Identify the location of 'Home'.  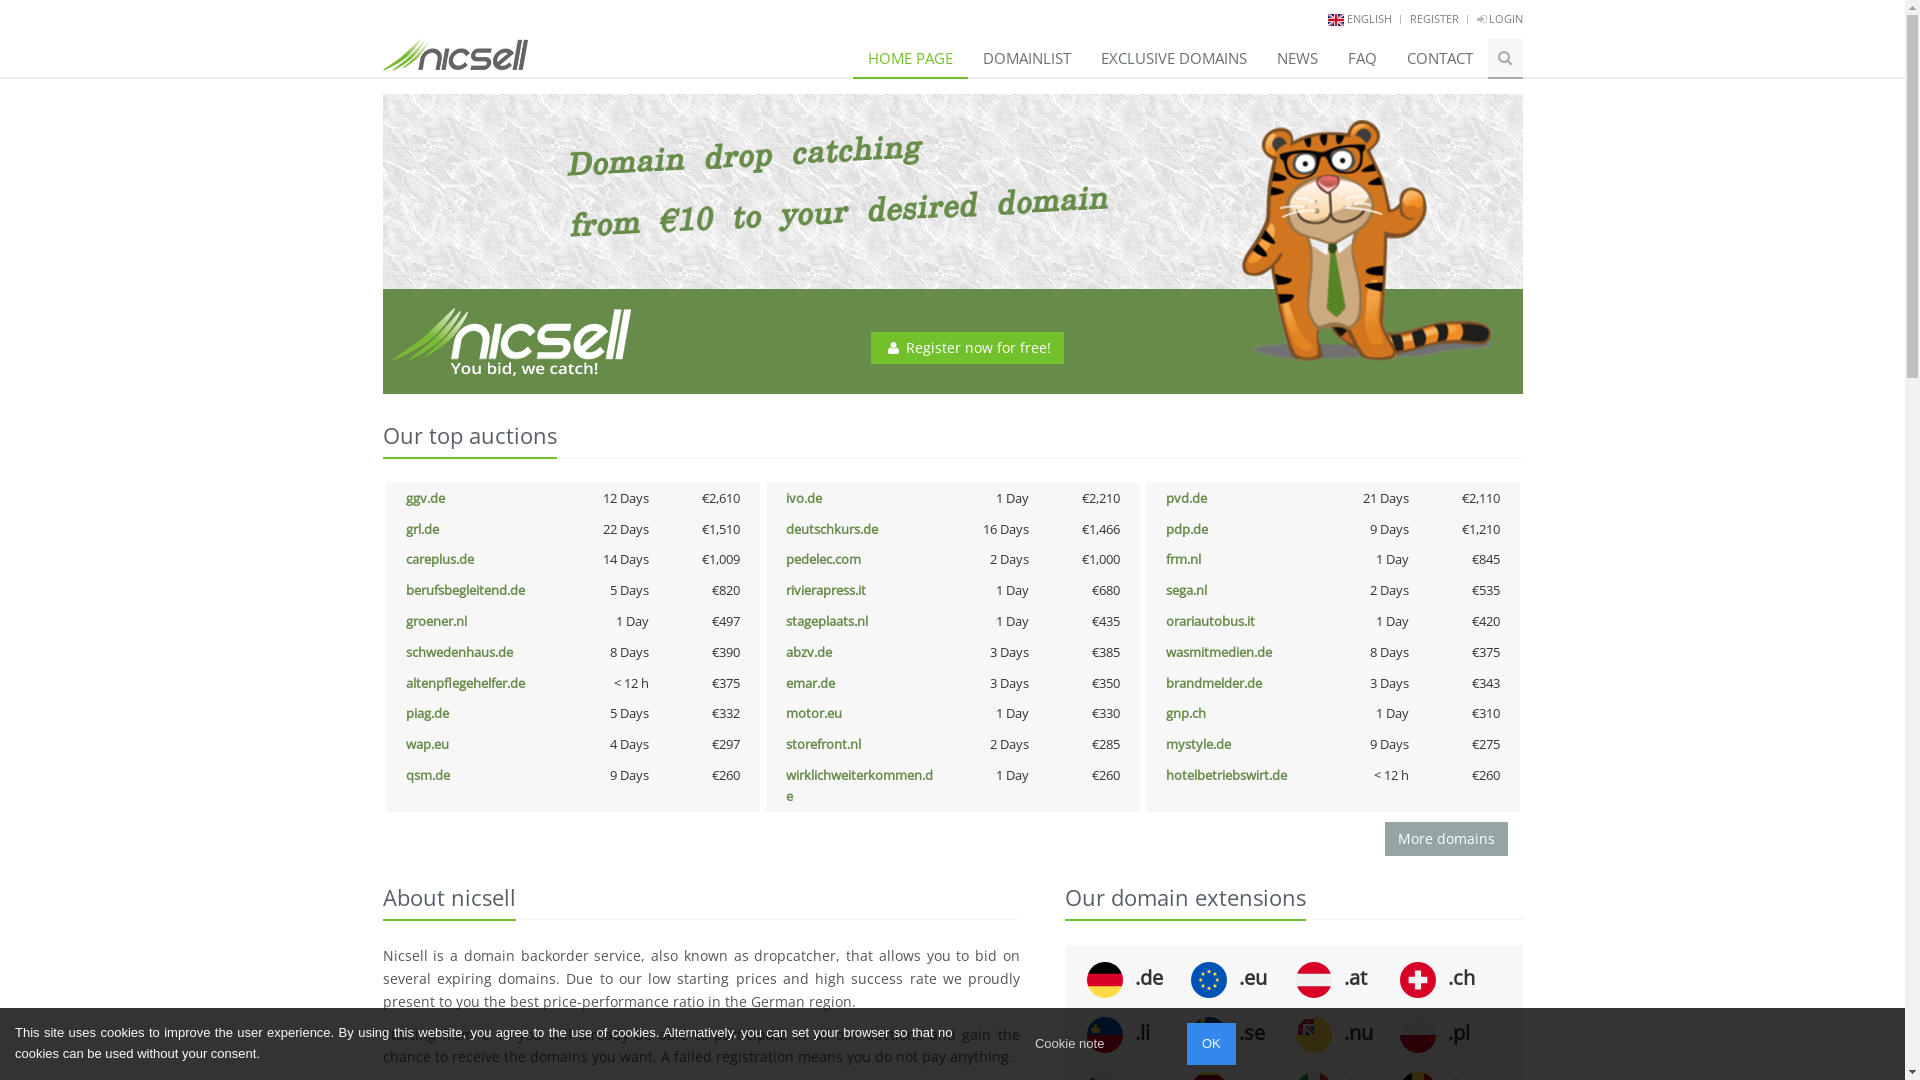
(453, 48).